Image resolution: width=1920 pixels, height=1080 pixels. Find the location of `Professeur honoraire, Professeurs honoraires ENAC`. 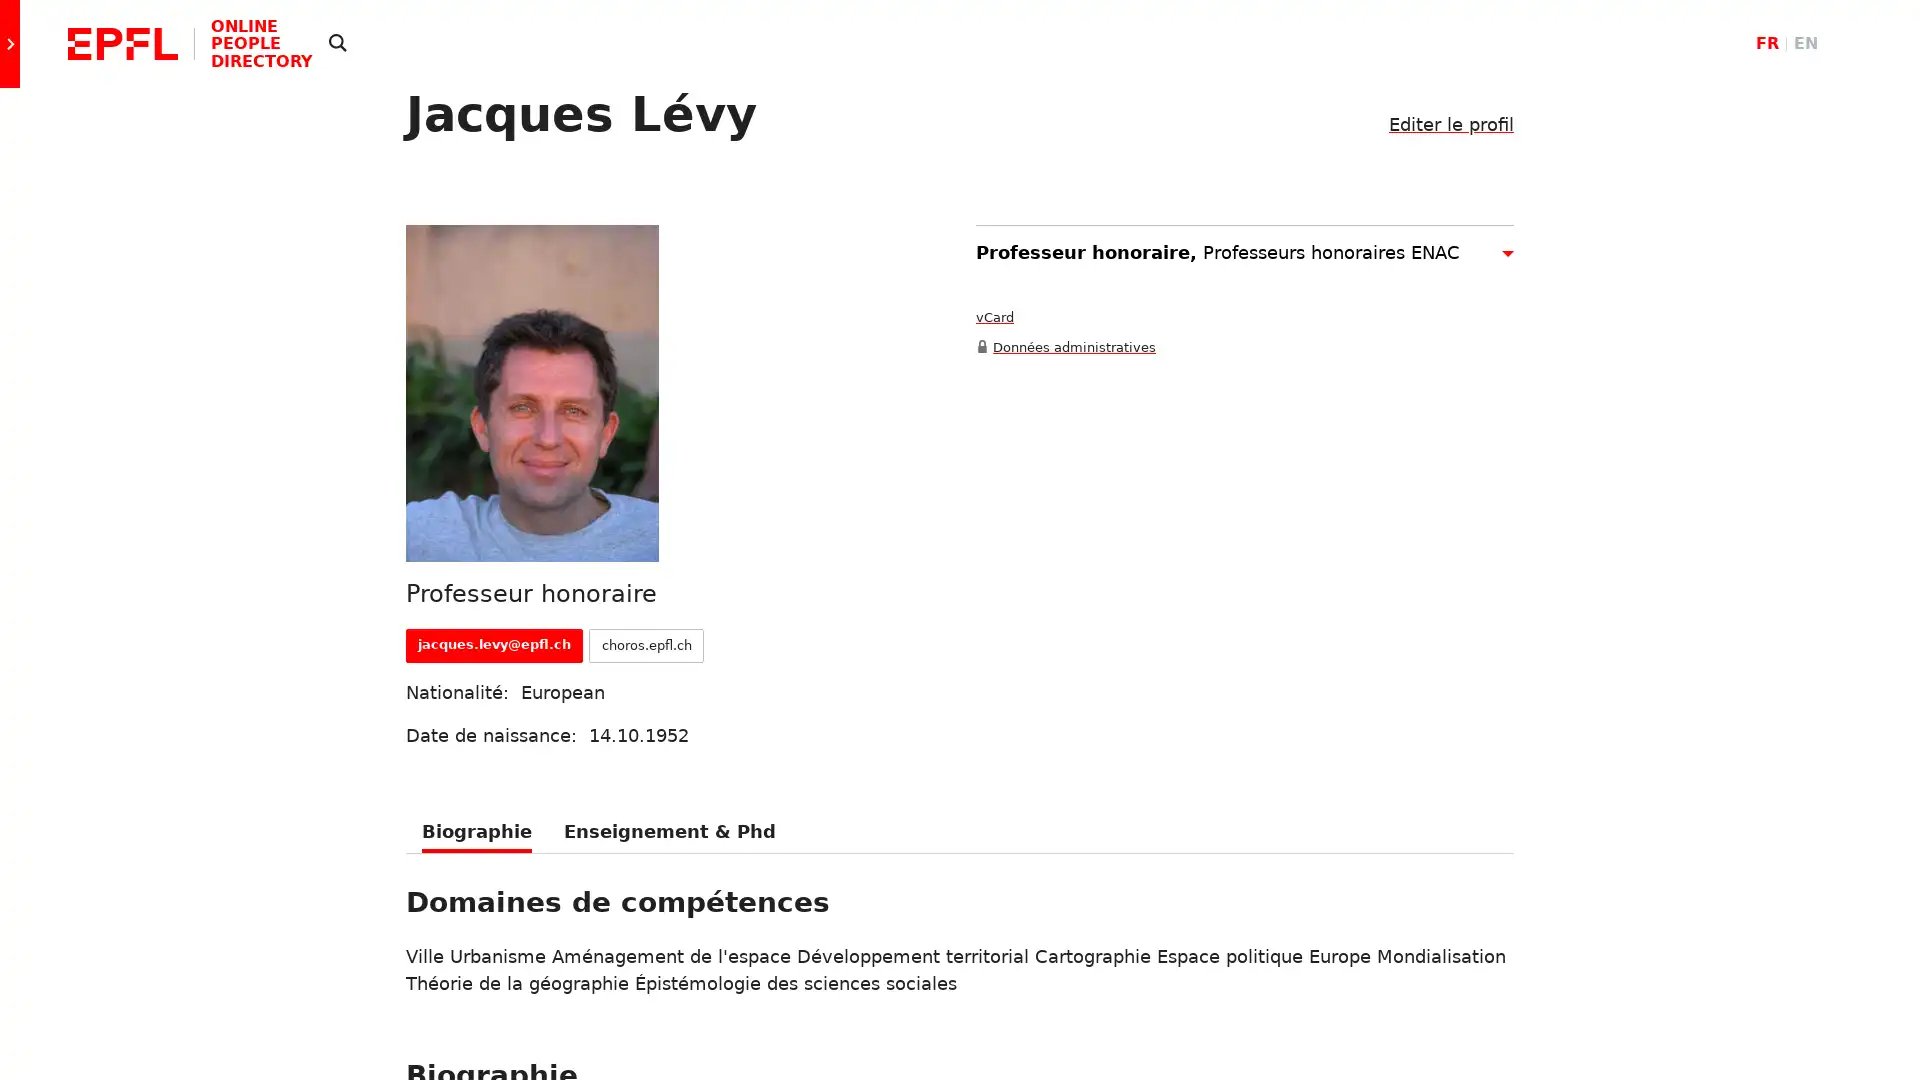

Professeur honoraire, Professeurs honoraires ENAC is located at coordinates (1243, 250).